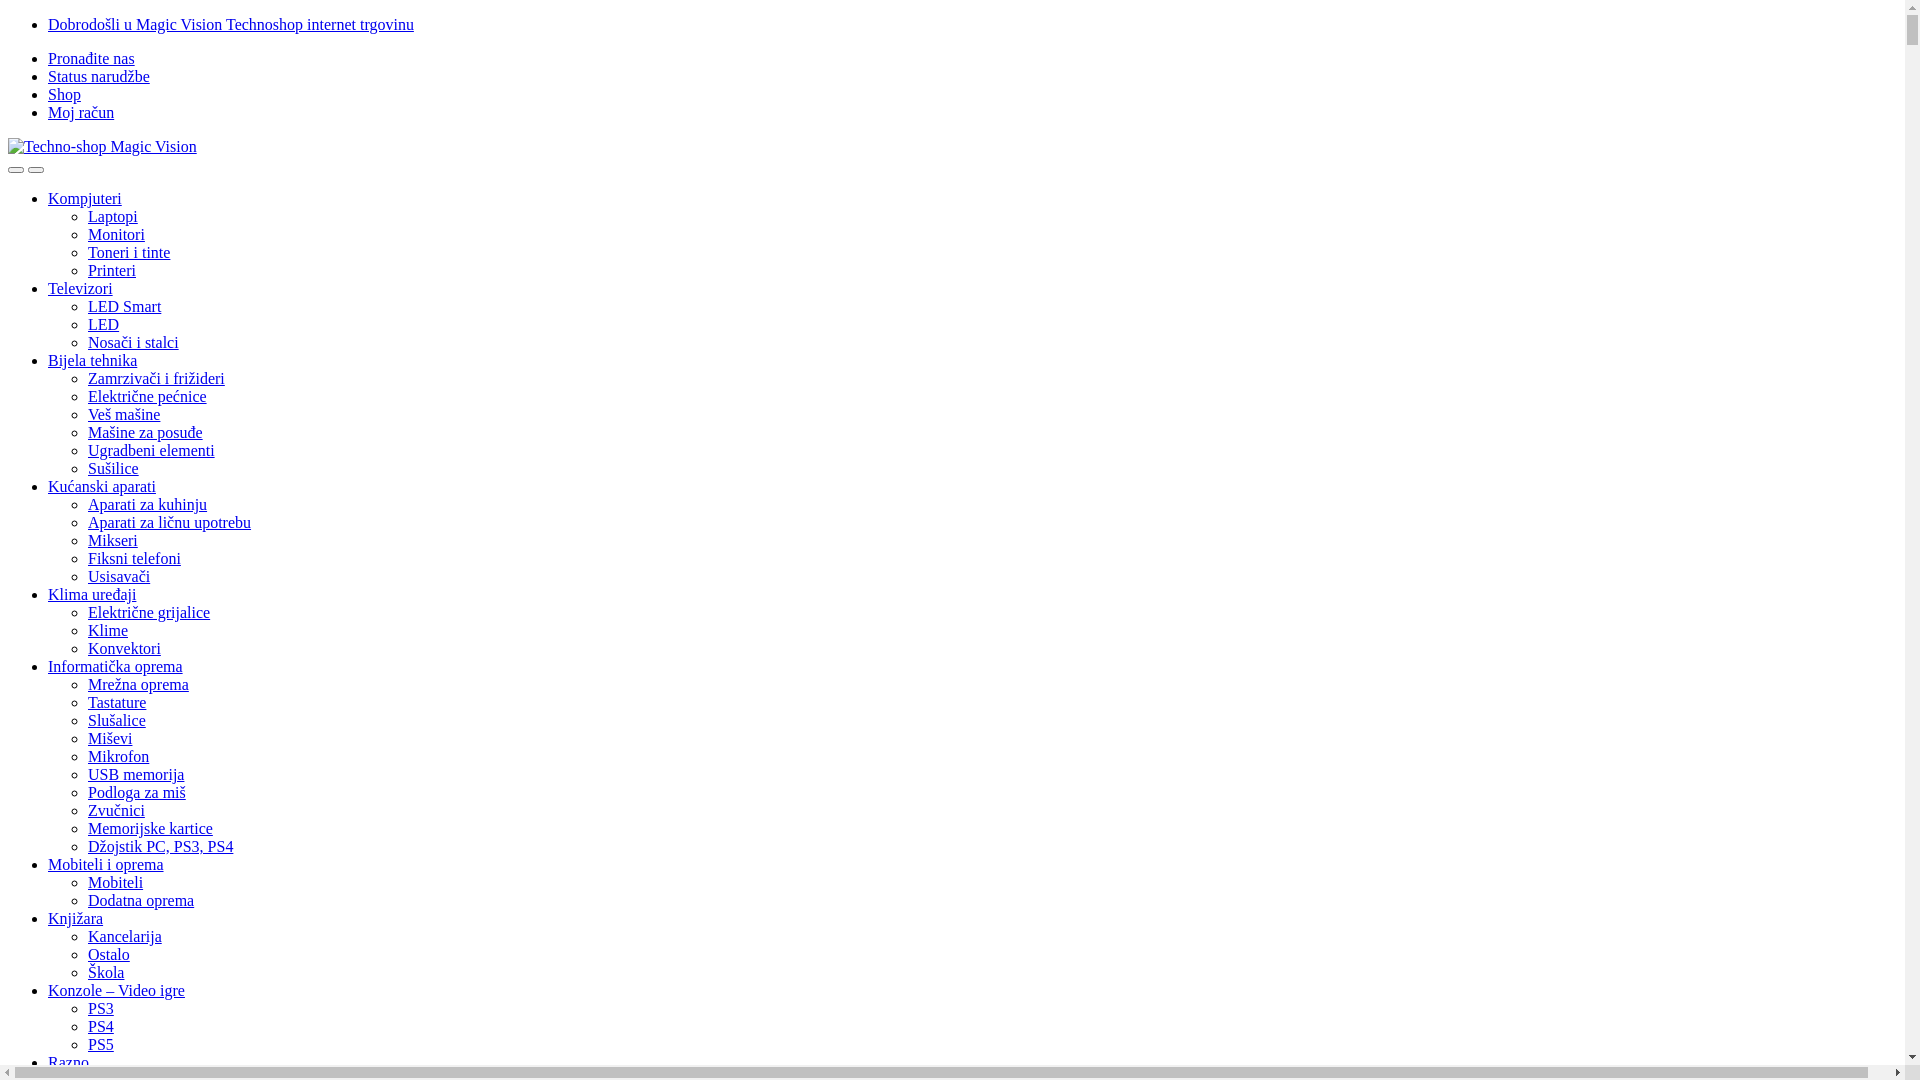 The width and height of the screenshot is (1920, 1080). Describe the element at coordinates (48, 94) in the screenshot. I see `'Shop'` at that location.